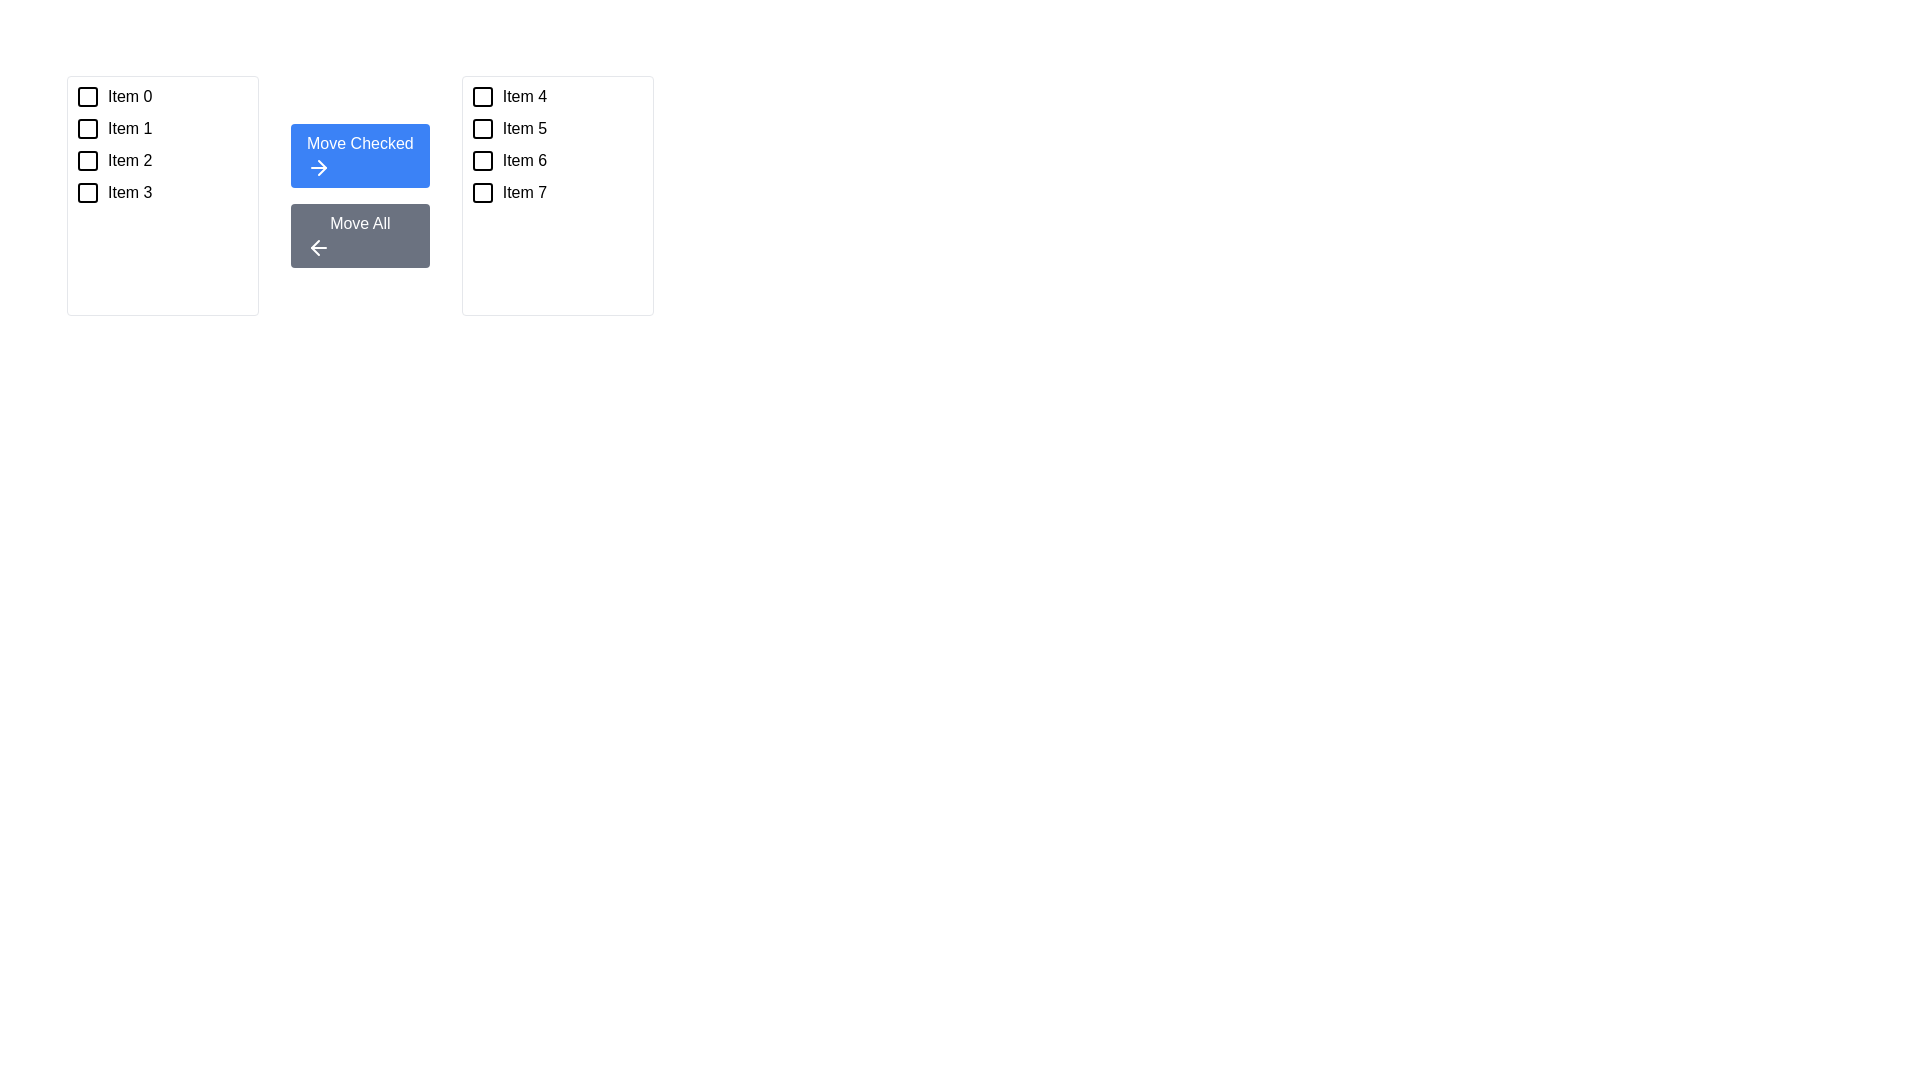 This screenshot has width=1920, height=1080. Describe the element at coordinates (129, 160) in the screenshot. I see `text of the label that reads 'Item 2', which is the text label for the third checkbox in the left-hand vertical list` at that location.